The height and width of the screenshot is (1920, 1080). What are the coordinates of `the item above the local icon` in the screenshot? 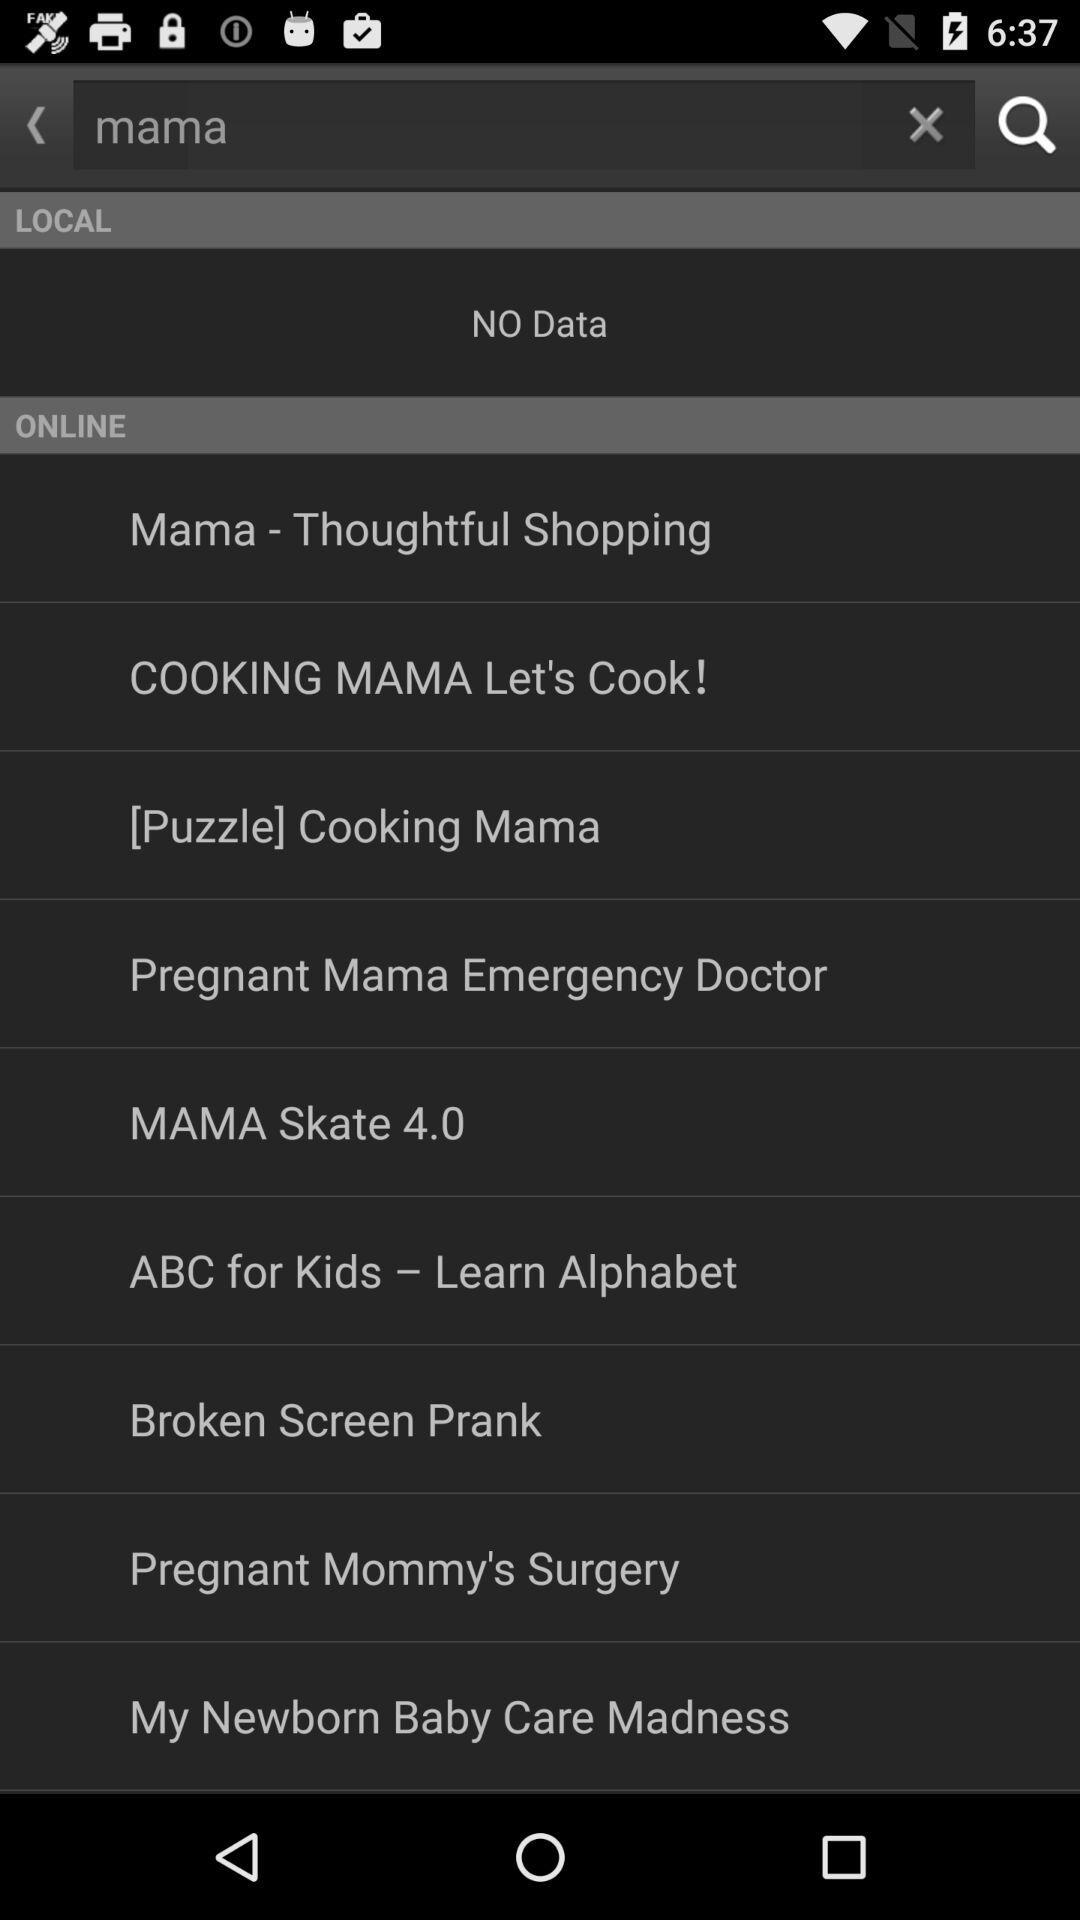 It's located at (925, 123).